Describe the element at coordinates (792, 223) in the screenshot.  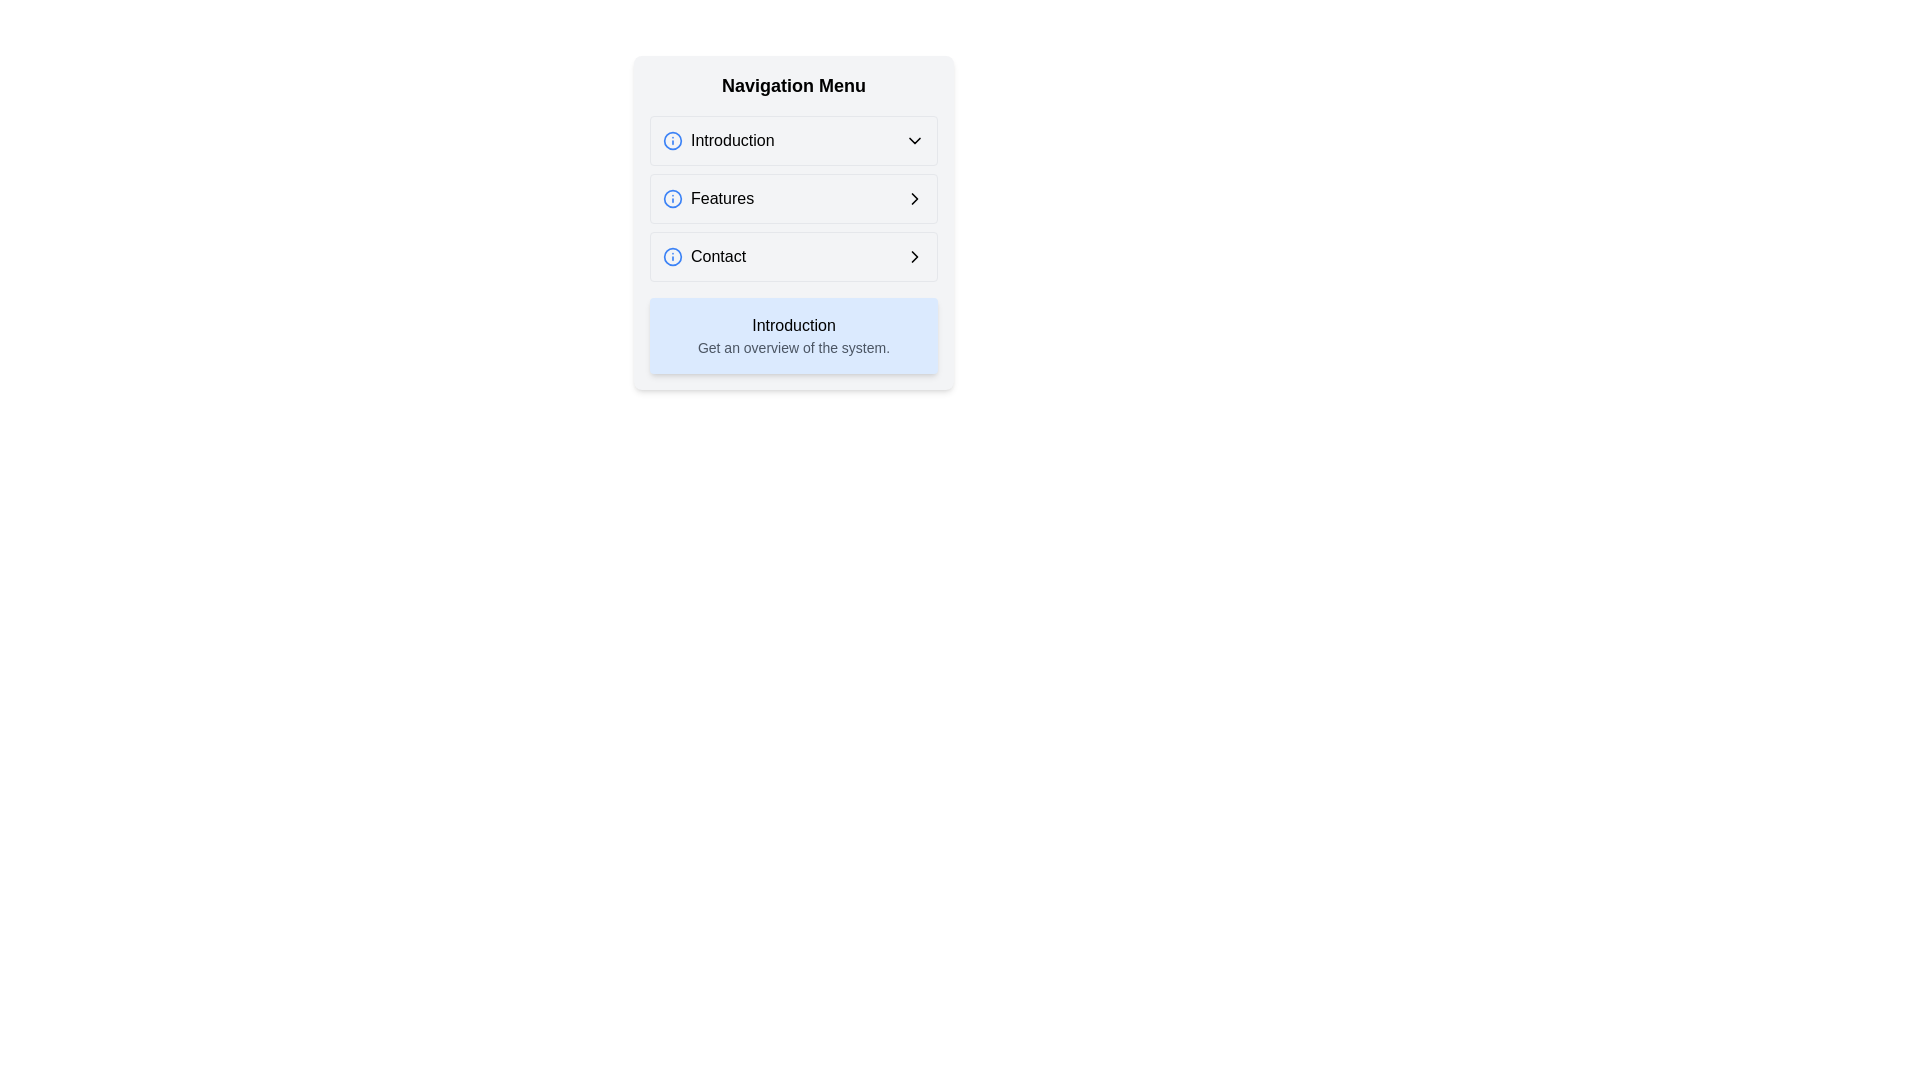
I see `the 'Features' menu item in the Navigation Menu` at that location.